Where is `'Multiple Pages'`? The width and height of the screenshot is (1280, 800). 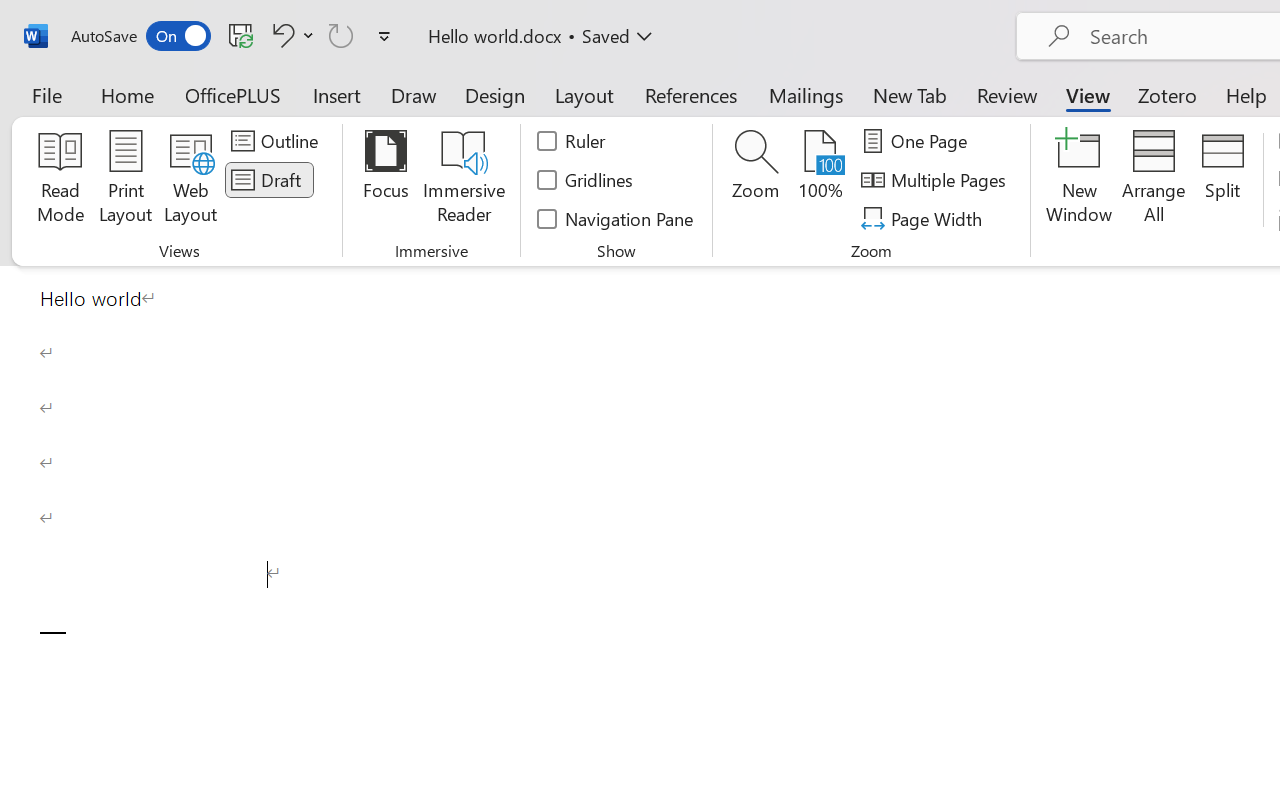
'Multiple Pages' is located at coordinates (935, 179).